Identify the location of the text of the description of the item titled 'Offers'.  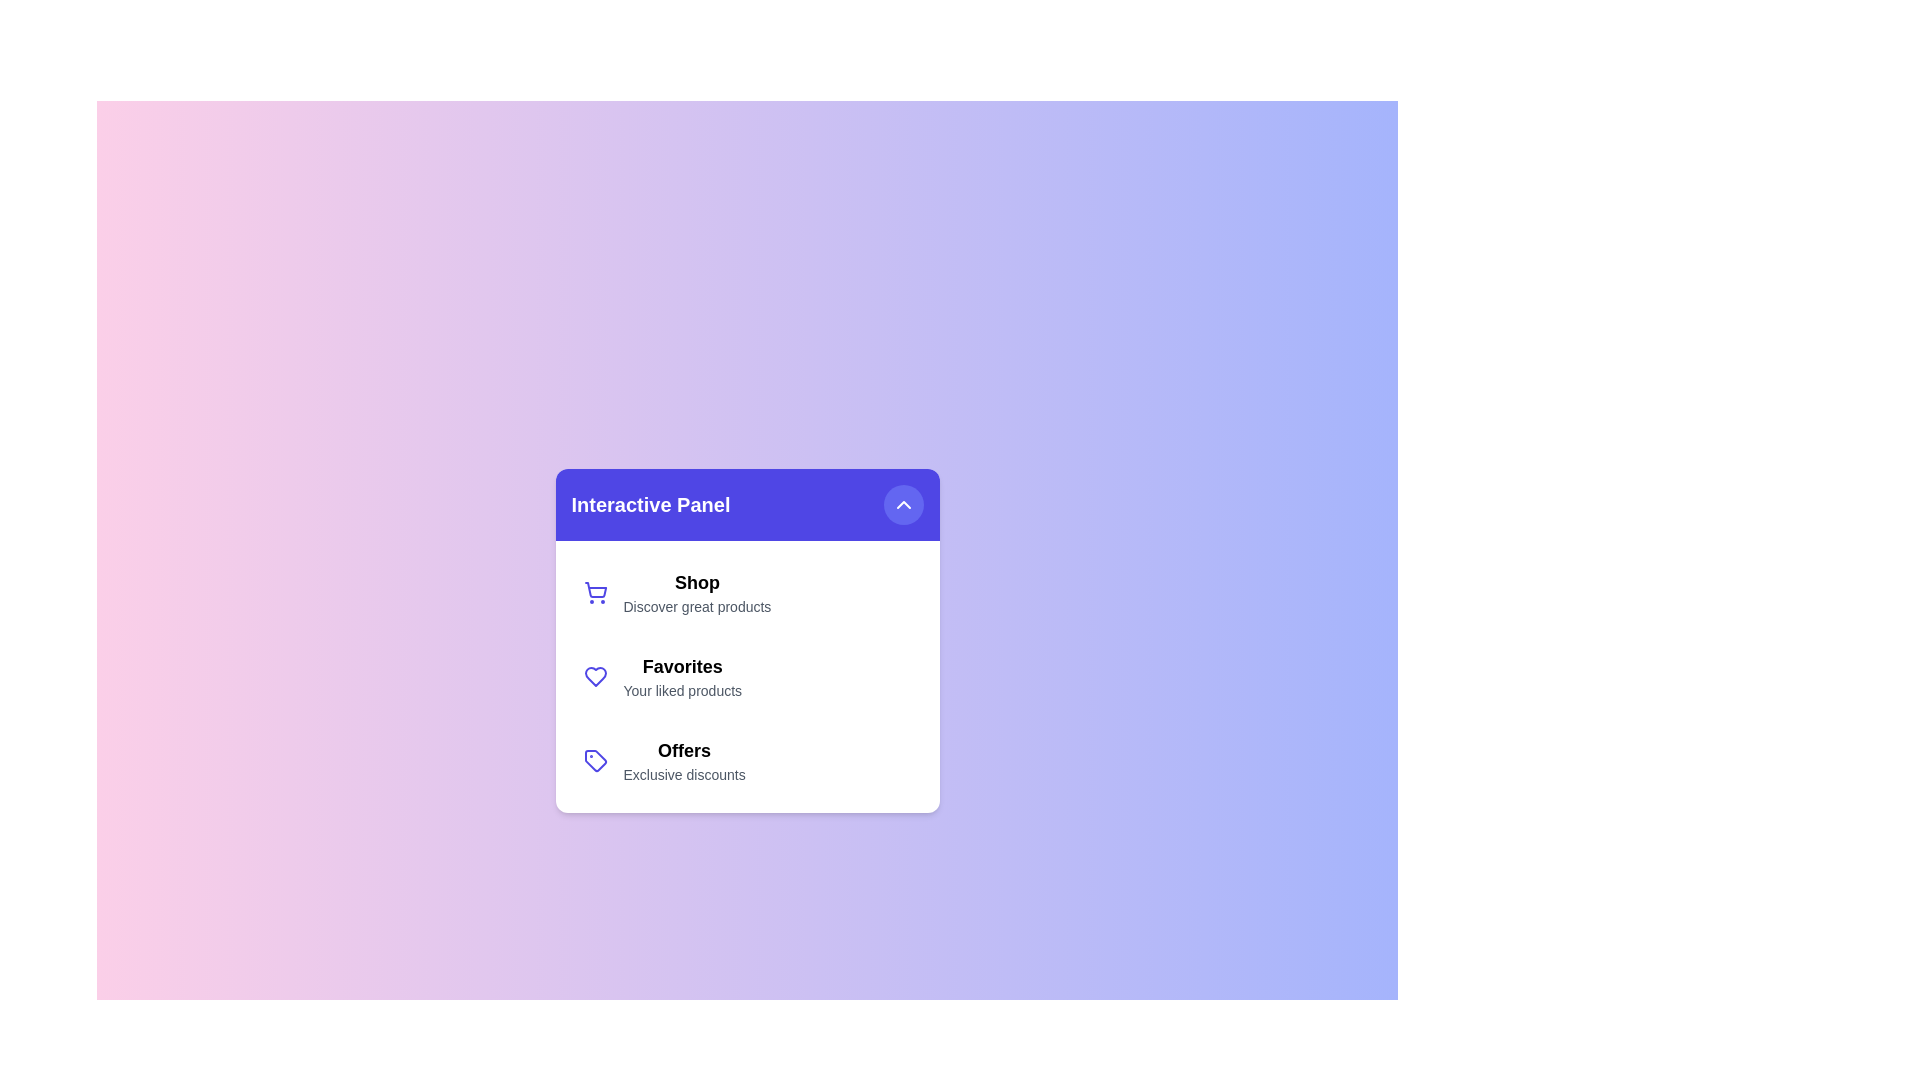
(684, 774).